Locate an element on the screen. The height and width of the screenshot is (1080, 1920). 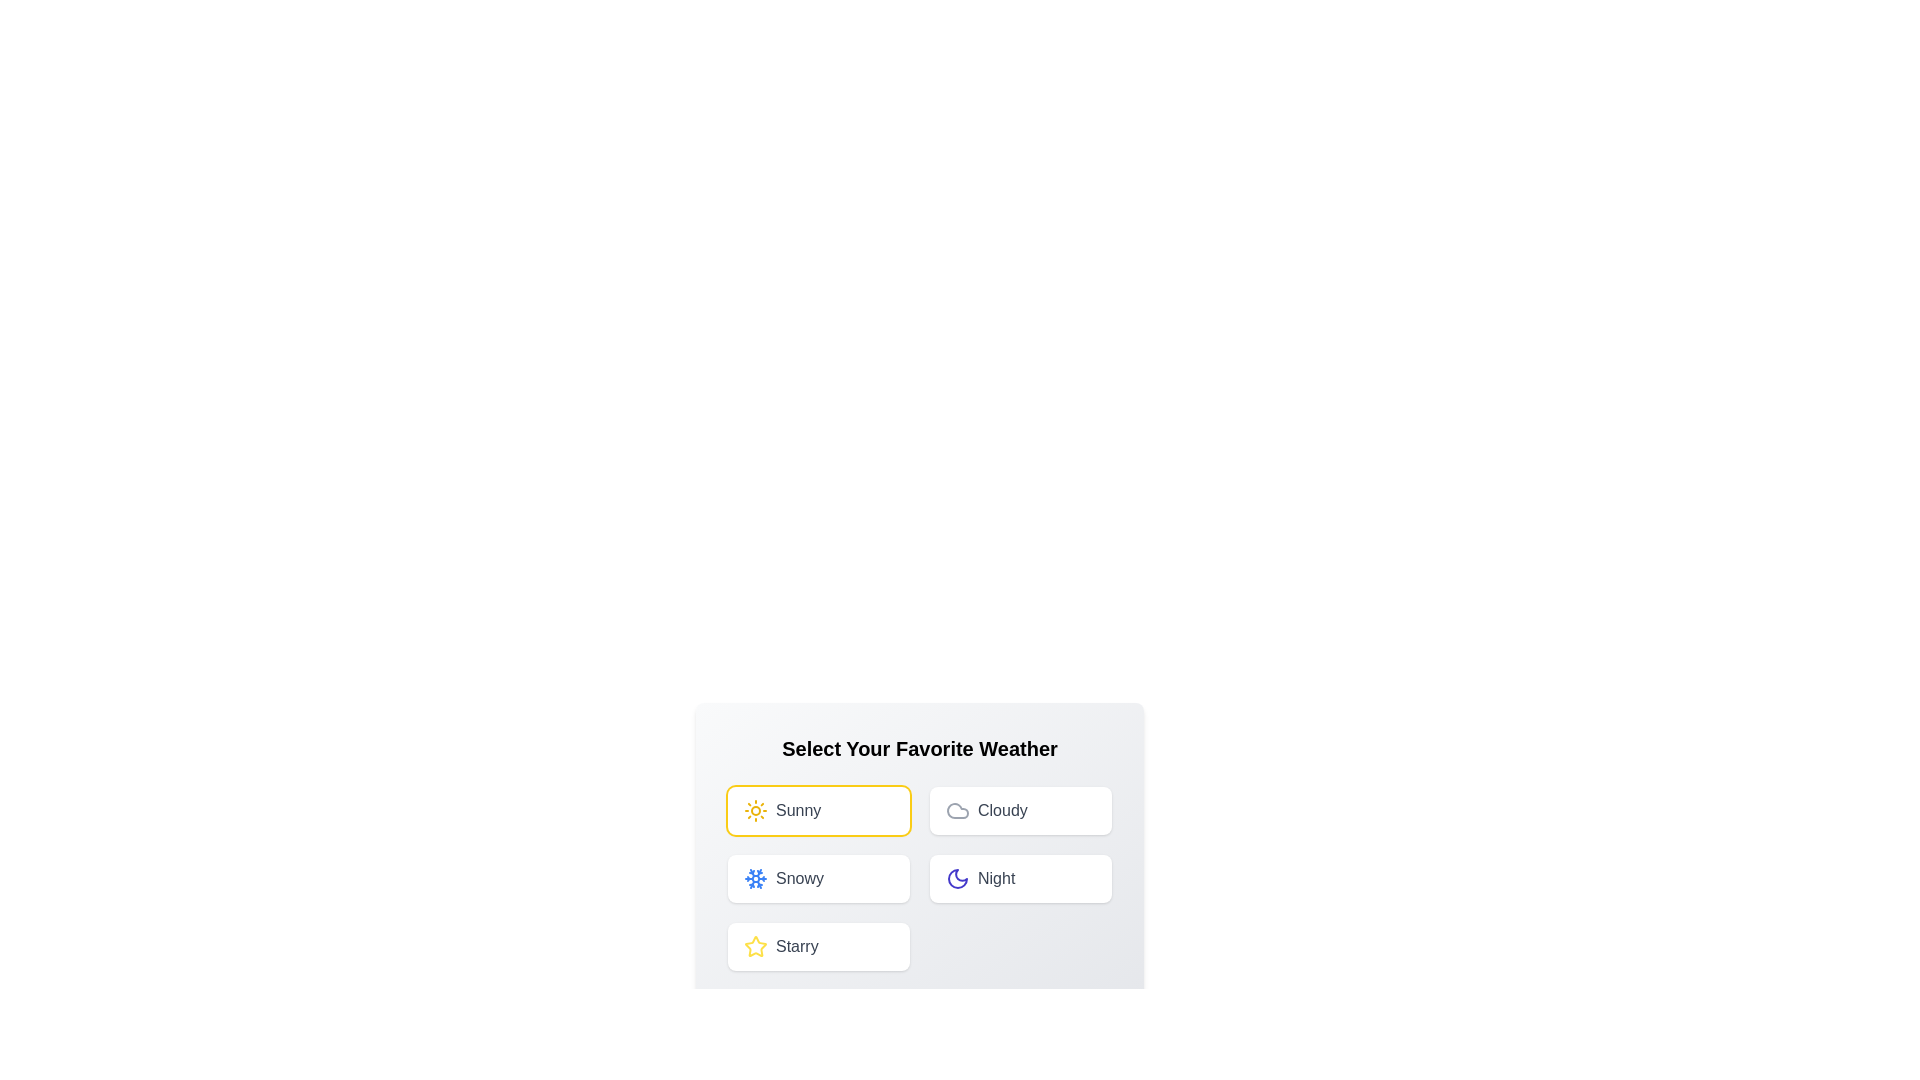
the snowflake icon representing the 'Snowy' weather selection option, located at the left side of the 'Snowy' button in the weather selection area is located at coordinates (754, 878).